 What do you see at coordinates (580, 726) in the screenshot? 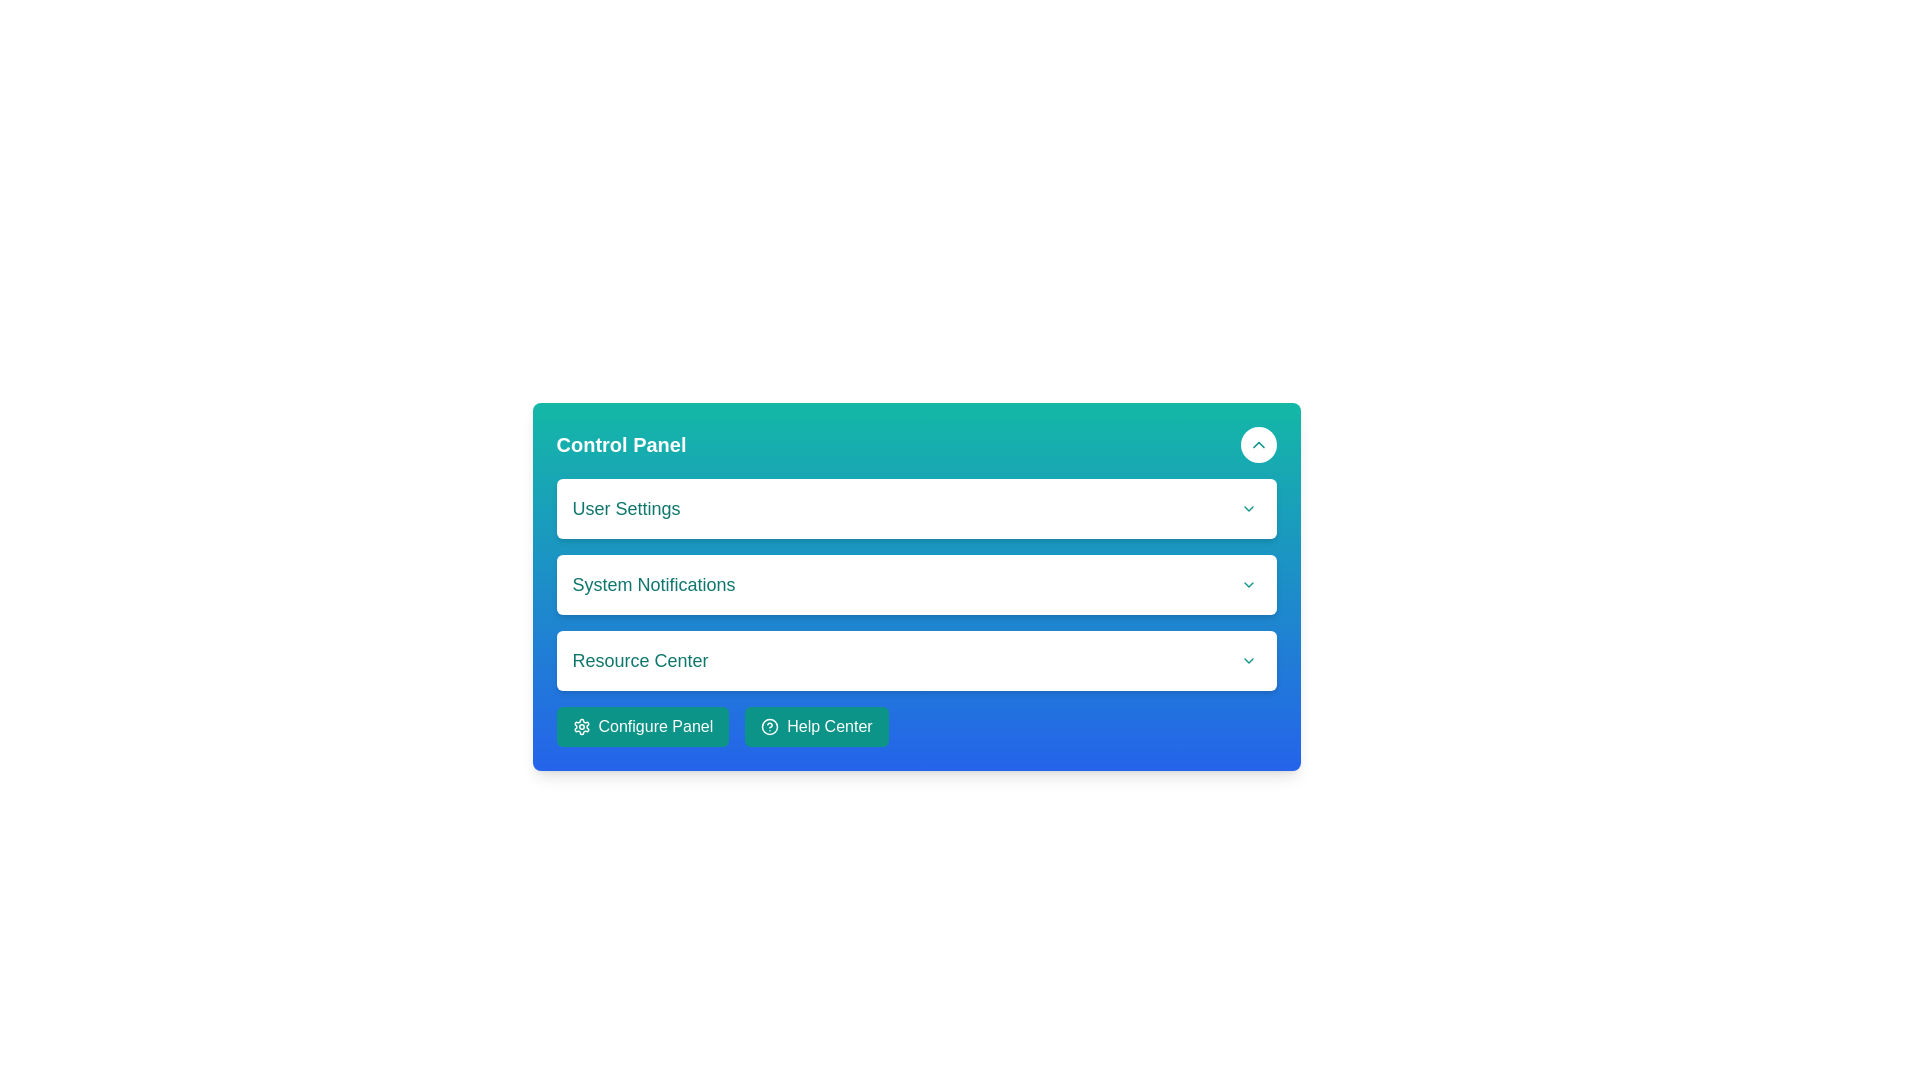
I see `the gear icon which represents settings within the 'Configure Panel' button located at the lower-left of the control panel interface` at bounding box center [580, 726].